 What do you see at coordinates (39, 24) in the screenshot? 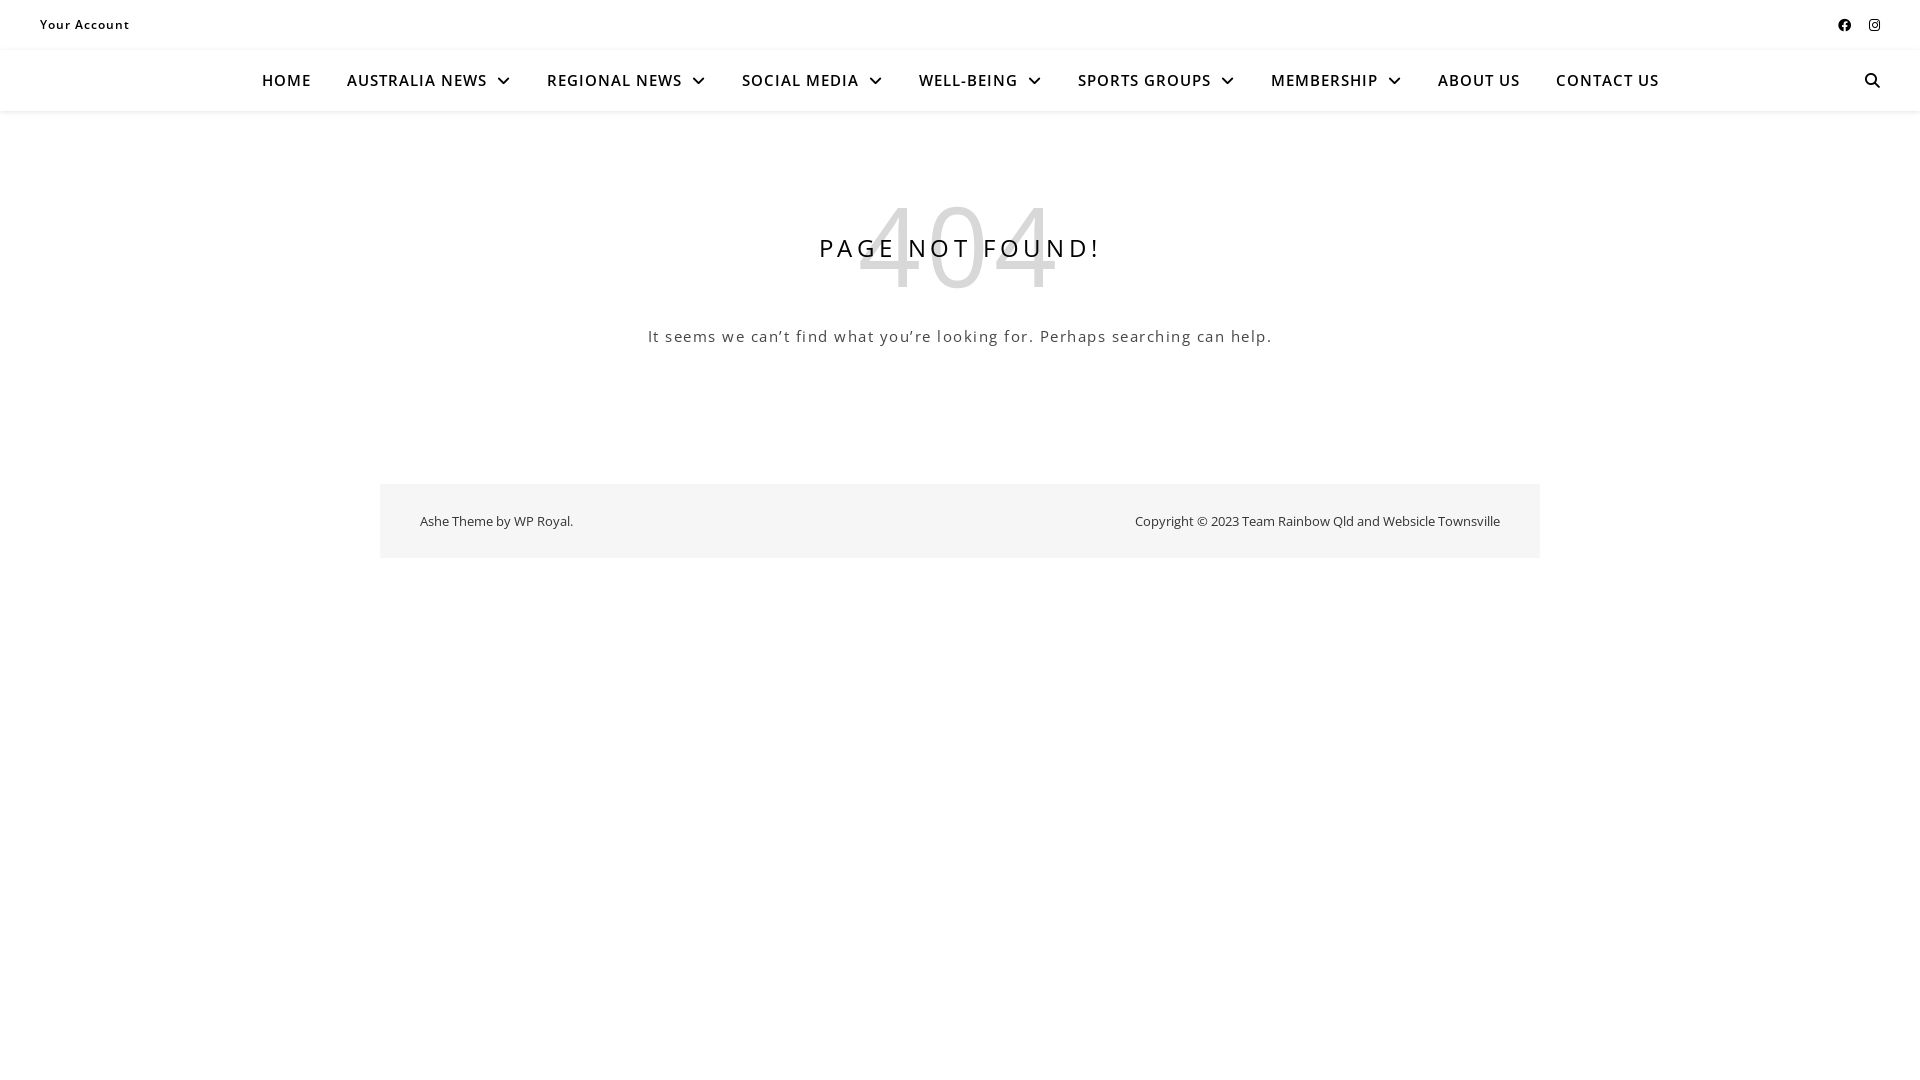
I see `'Your Account'` at bounding box center [39, 24].